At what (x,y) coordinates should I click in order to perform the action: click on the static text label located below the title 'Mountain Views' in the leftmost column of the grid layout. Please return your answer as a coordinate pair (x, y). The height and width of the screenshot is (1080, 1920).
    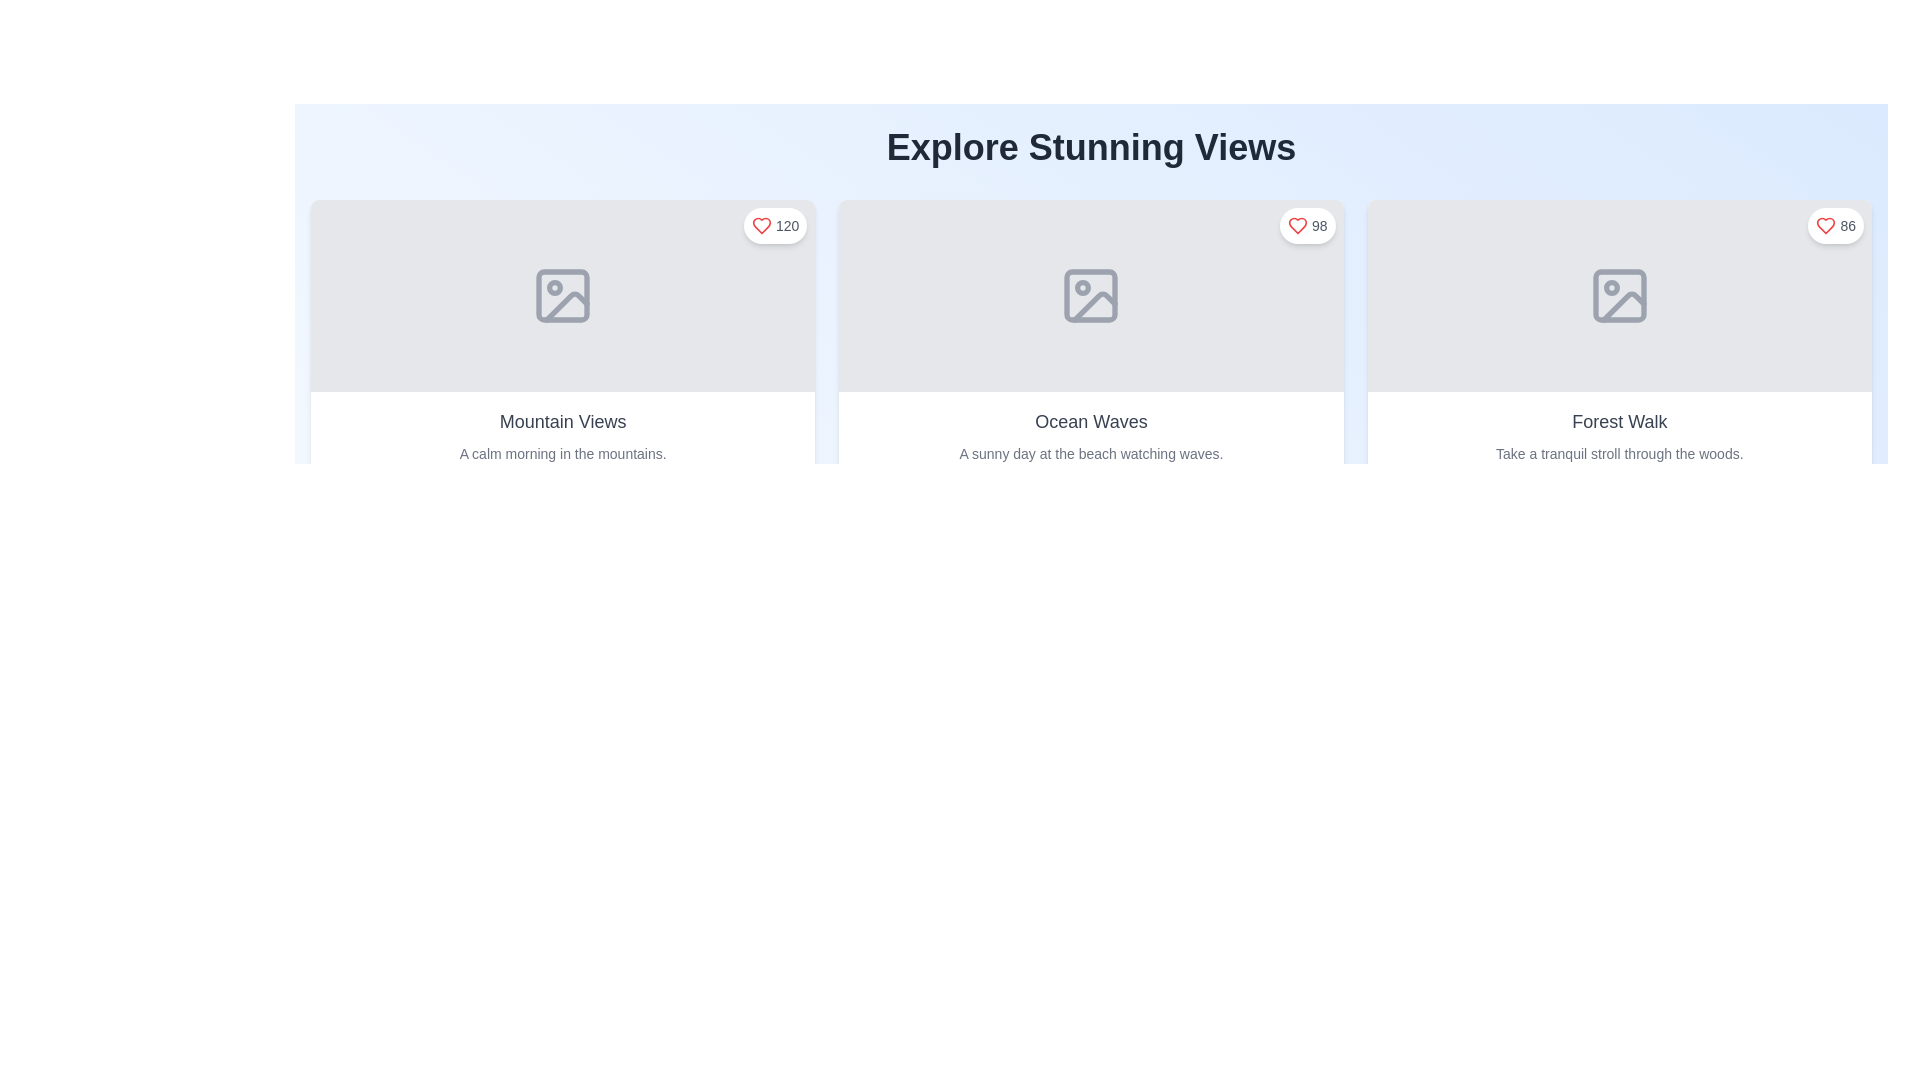
    Looking at the image, I should click on (562, 454).